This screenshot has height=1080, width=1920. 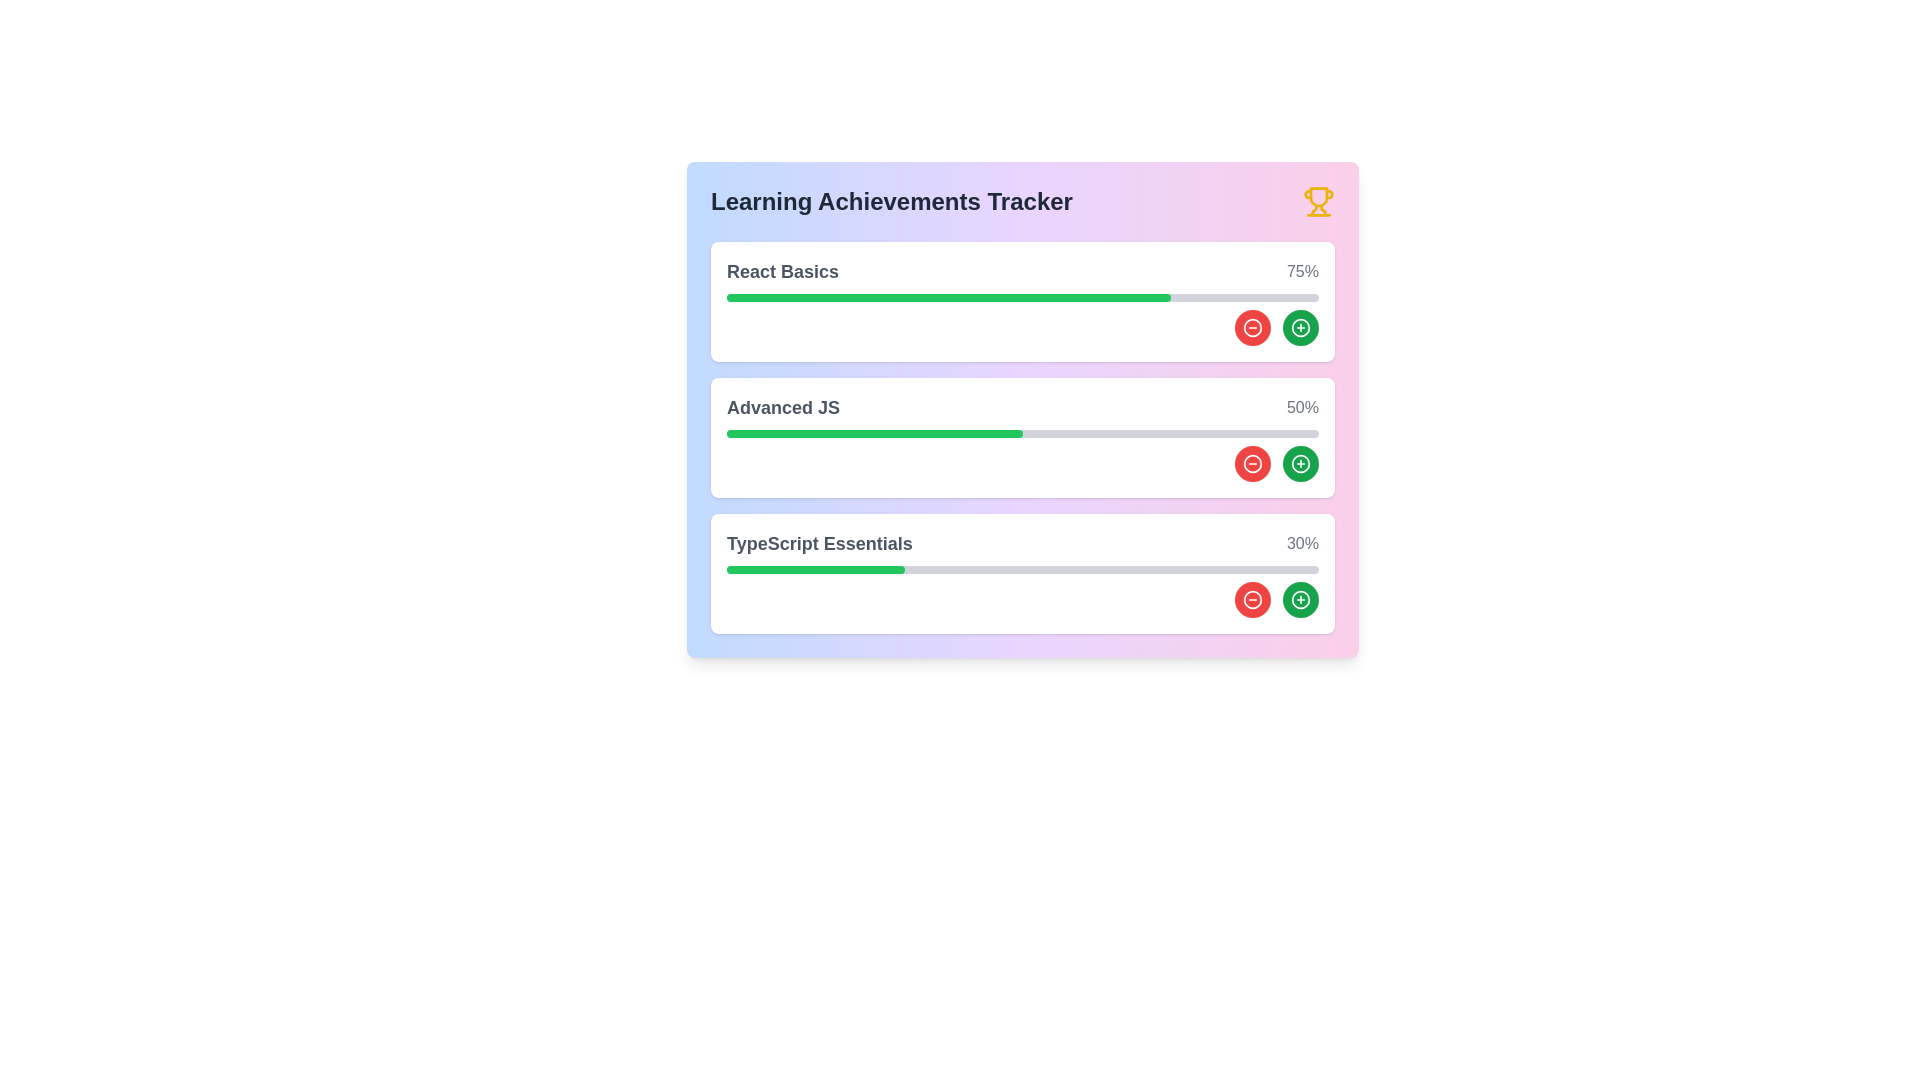 What do you see at coordinates (1300, 326) in the screenshot?
I see `the small circle at the center of the green circular button located on the right side of the 'React Basics' progress bar` at bounding box center [1300, 326].